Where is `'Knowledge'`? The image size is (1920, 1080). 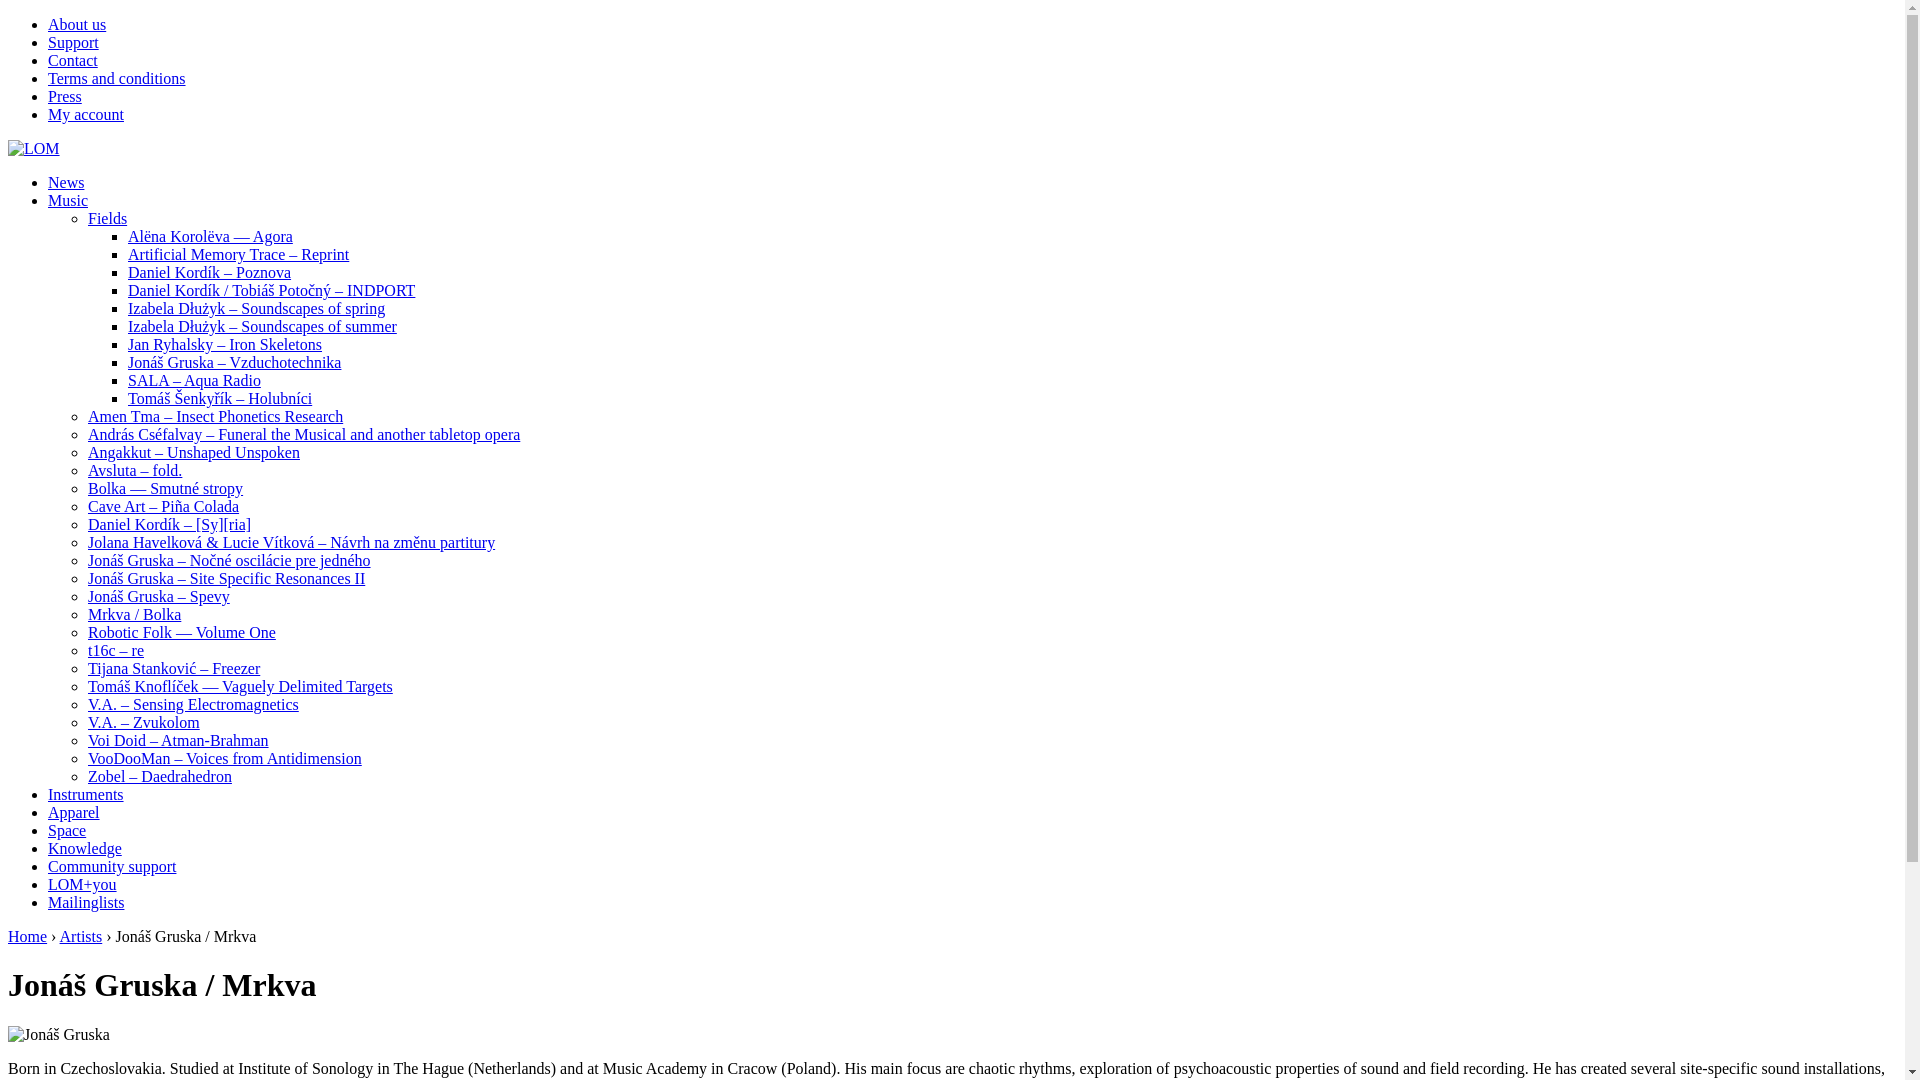
'Knowledge' is located at coordinates (84, 848).